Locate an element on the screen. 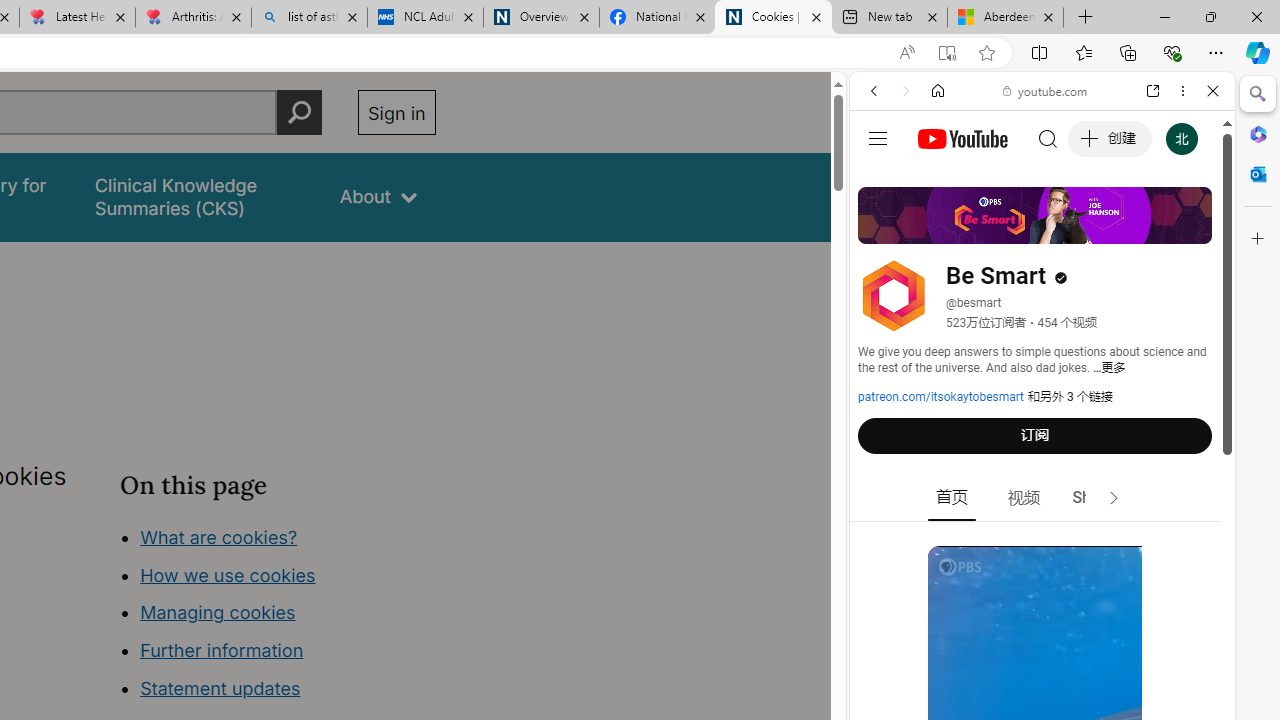 The image size is (1280, 720). 'Music' is located at coordinates (1041, 544).